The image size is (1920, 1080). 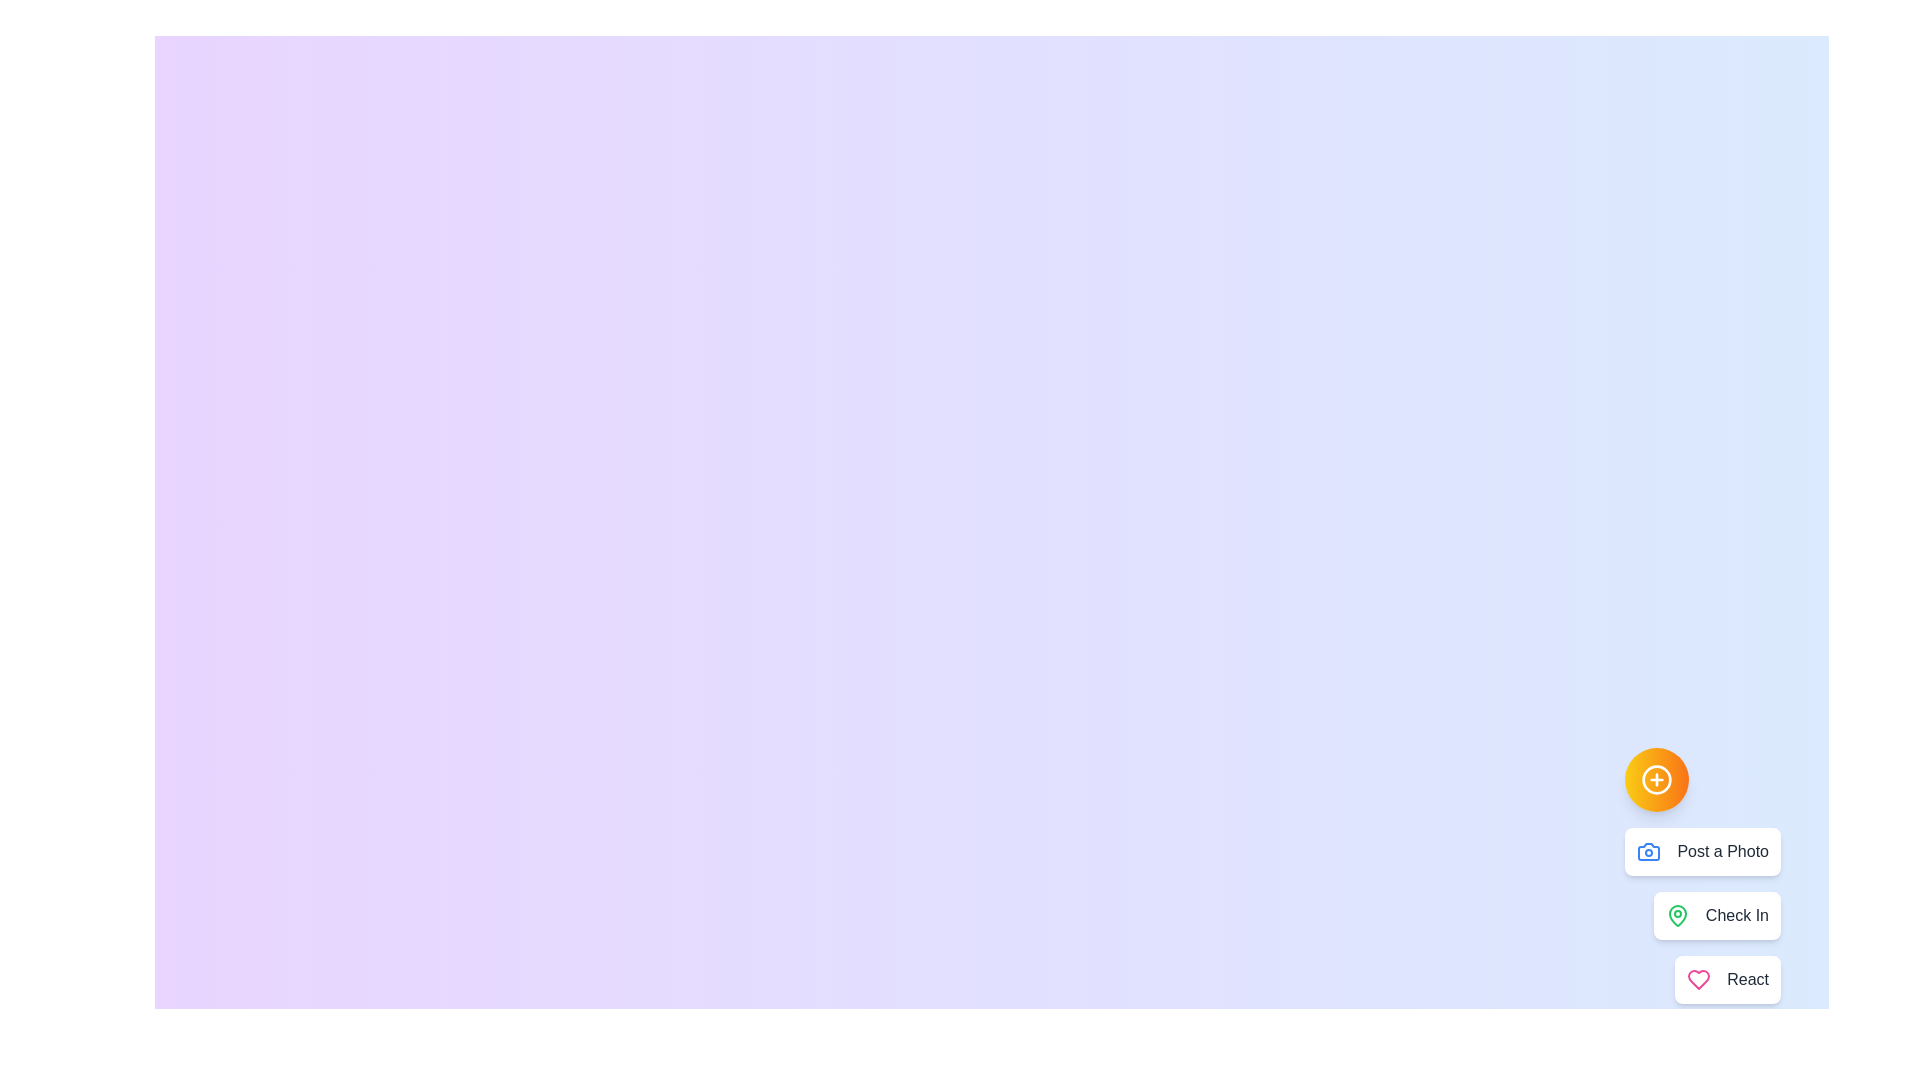 I want to click on the menu option Check In, so click(x=1716, y=915).